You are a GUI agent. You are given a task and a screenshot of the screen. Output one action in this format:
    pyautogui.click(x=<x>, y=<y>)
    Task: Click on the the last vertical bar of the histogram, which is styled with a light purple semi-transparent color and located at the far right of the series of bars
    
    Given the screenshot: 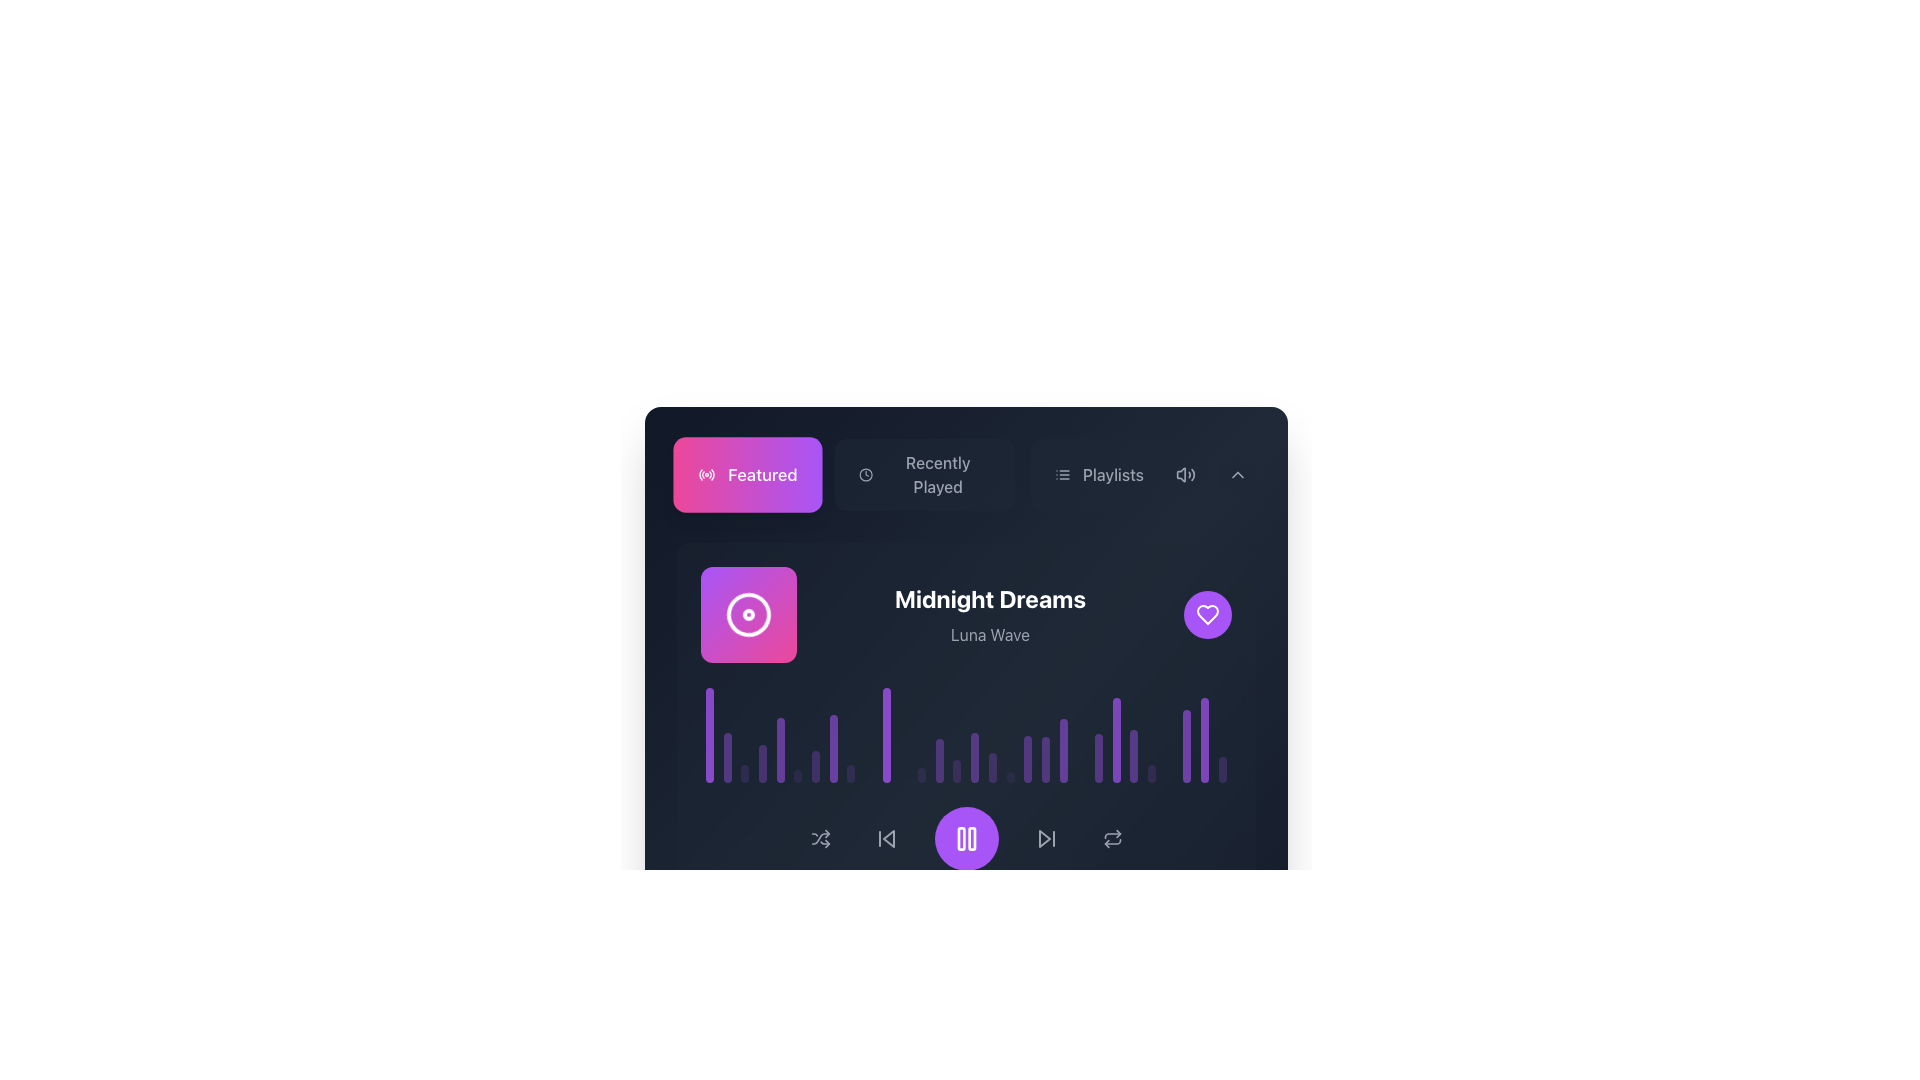 What is the action you would take?
    pyautogui.click(x=1221, y=768)
    